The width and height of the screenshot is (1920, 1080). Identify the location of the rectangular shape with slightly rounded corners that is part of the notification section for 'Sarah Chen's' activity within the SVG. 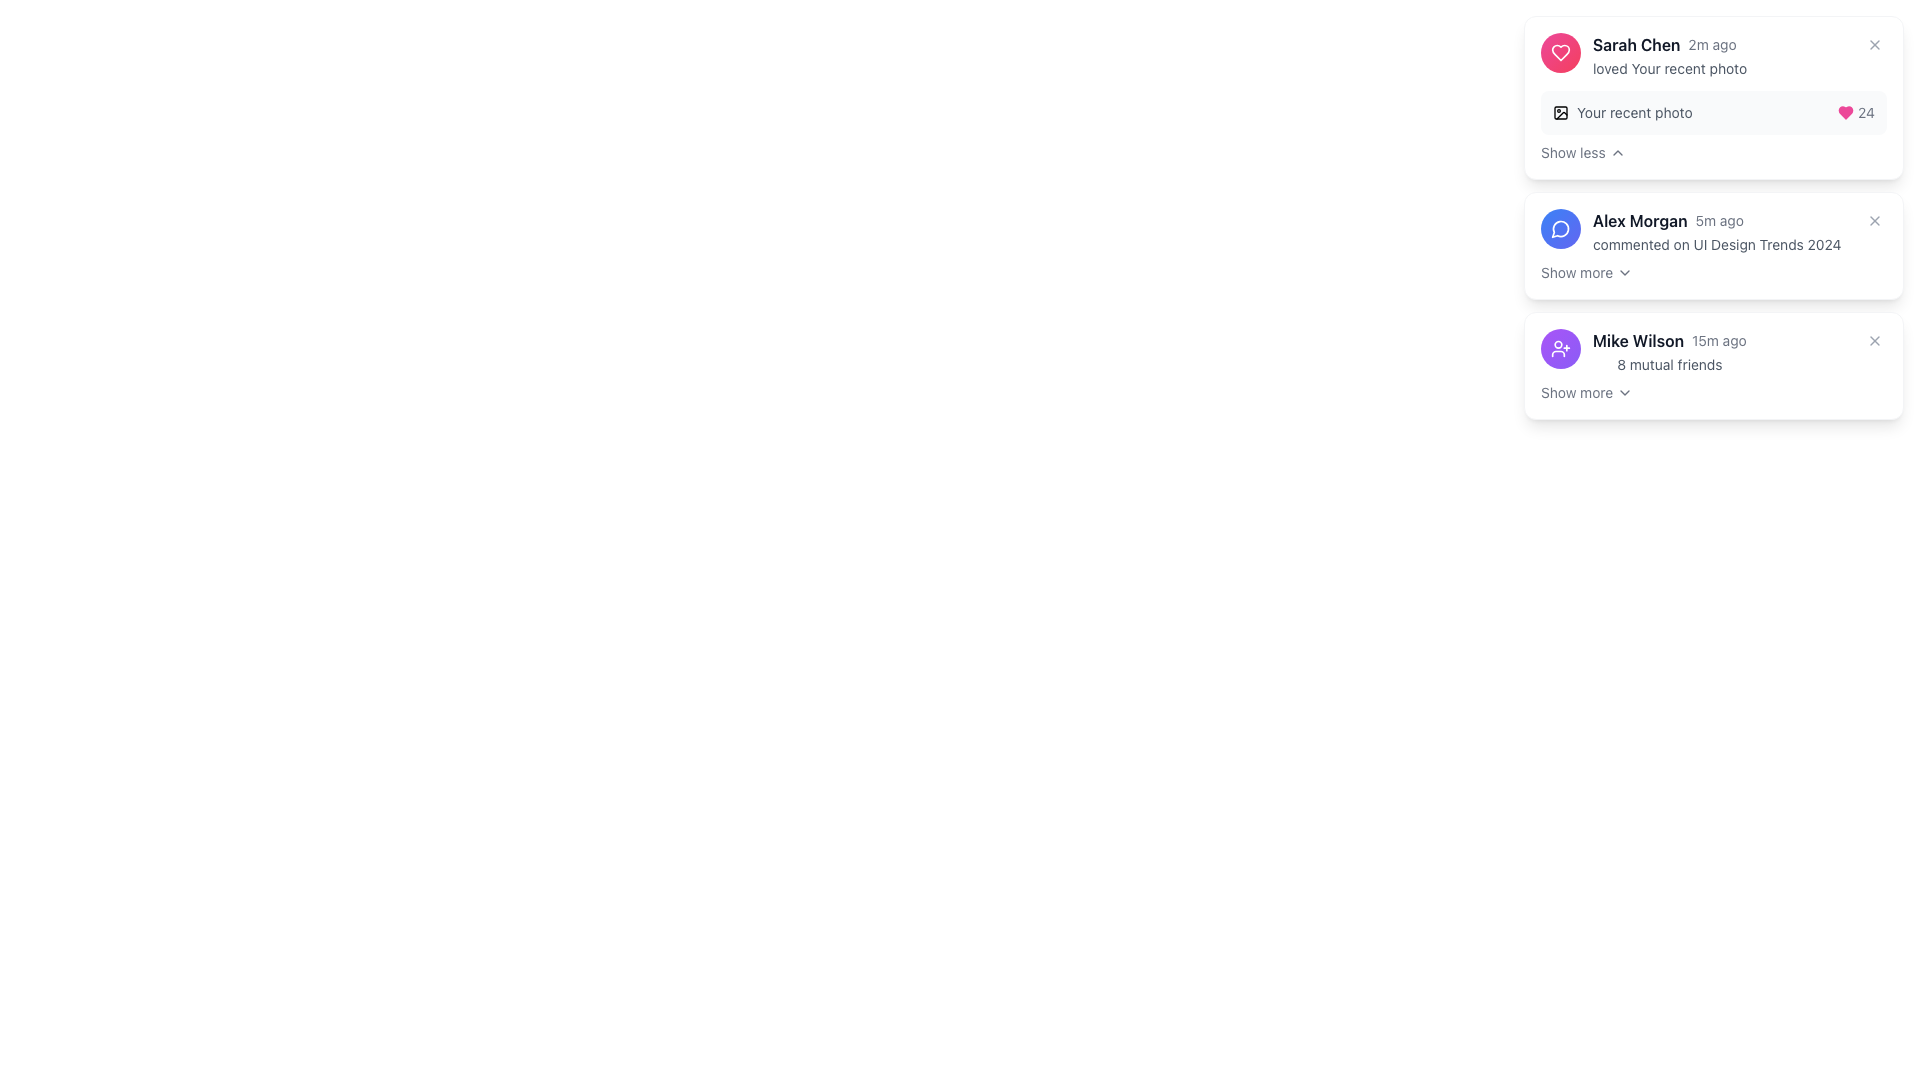
(1559, 112).